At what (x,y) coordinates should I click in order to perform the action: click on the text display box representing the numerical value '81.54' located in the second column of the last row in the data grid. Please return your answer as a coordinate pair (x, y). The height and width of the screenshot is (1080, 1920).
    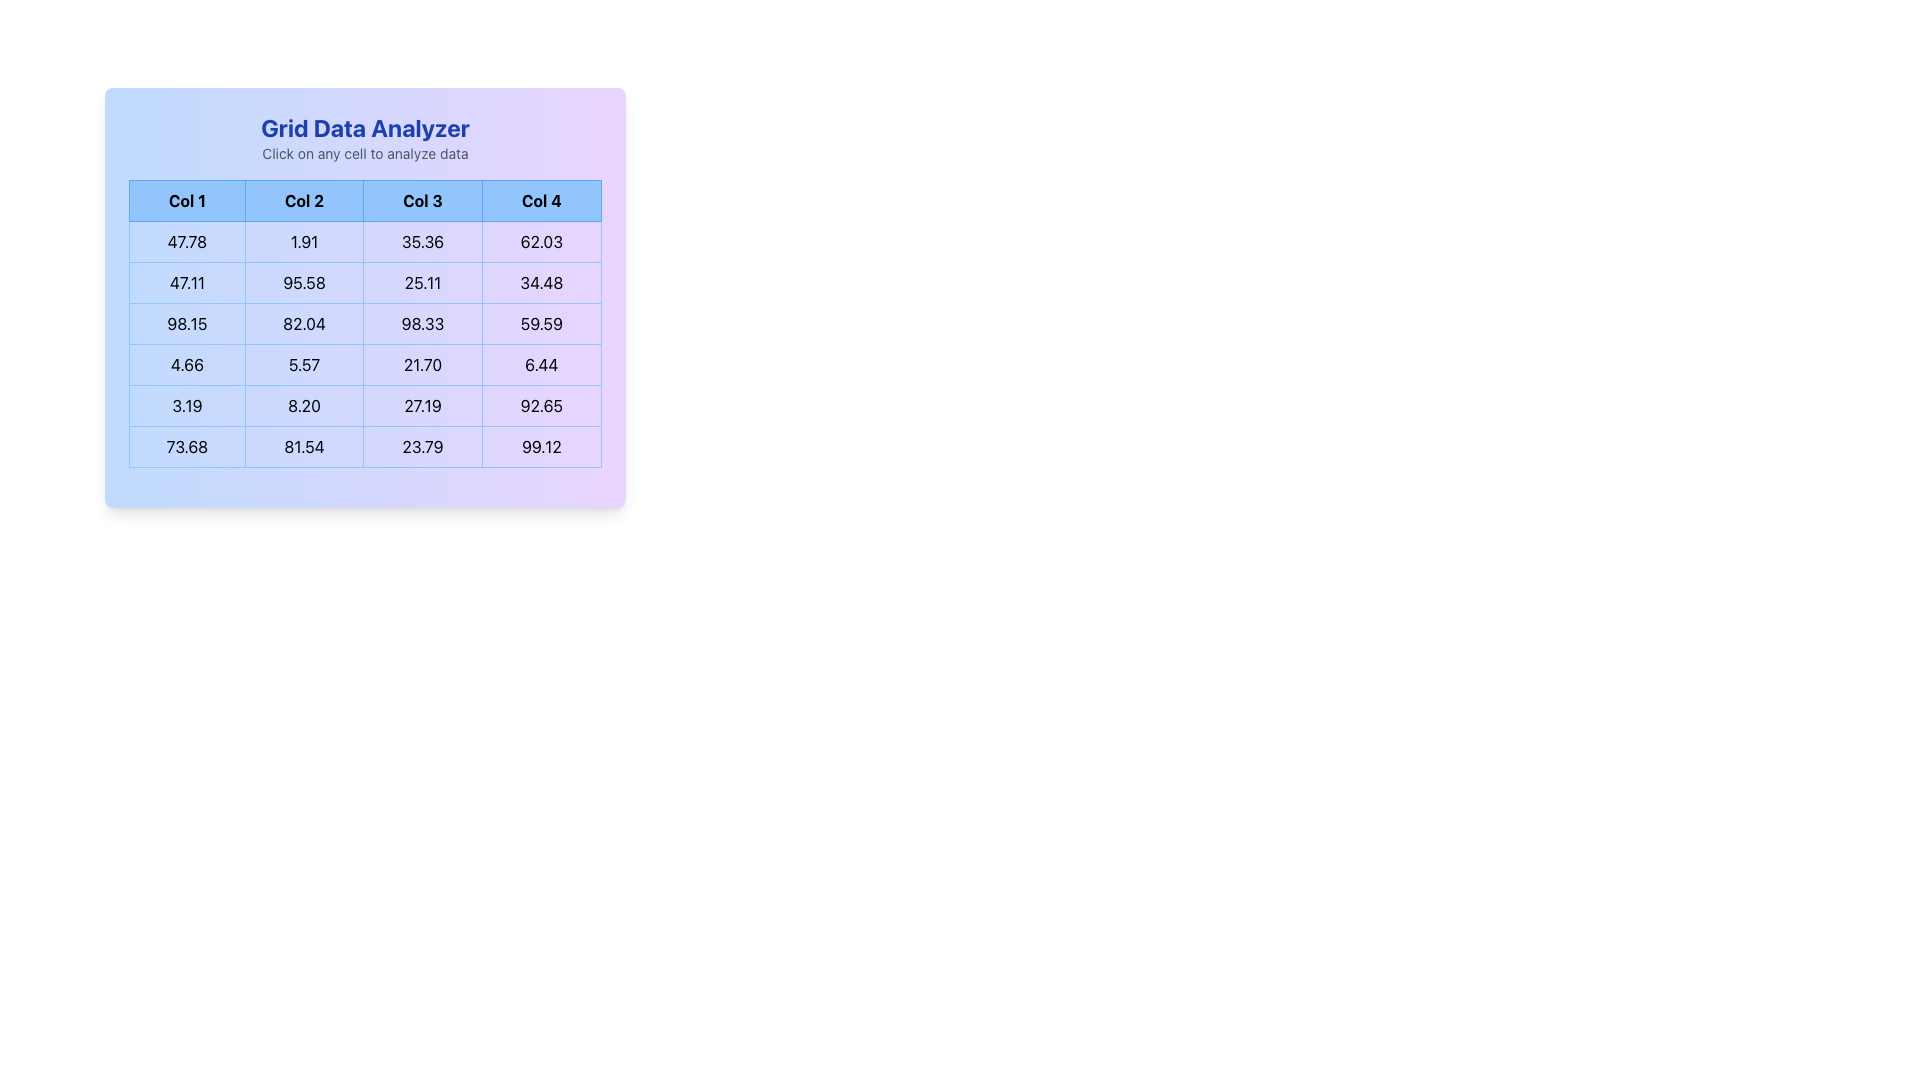
    Looking at the image, I should click on (303, 446).